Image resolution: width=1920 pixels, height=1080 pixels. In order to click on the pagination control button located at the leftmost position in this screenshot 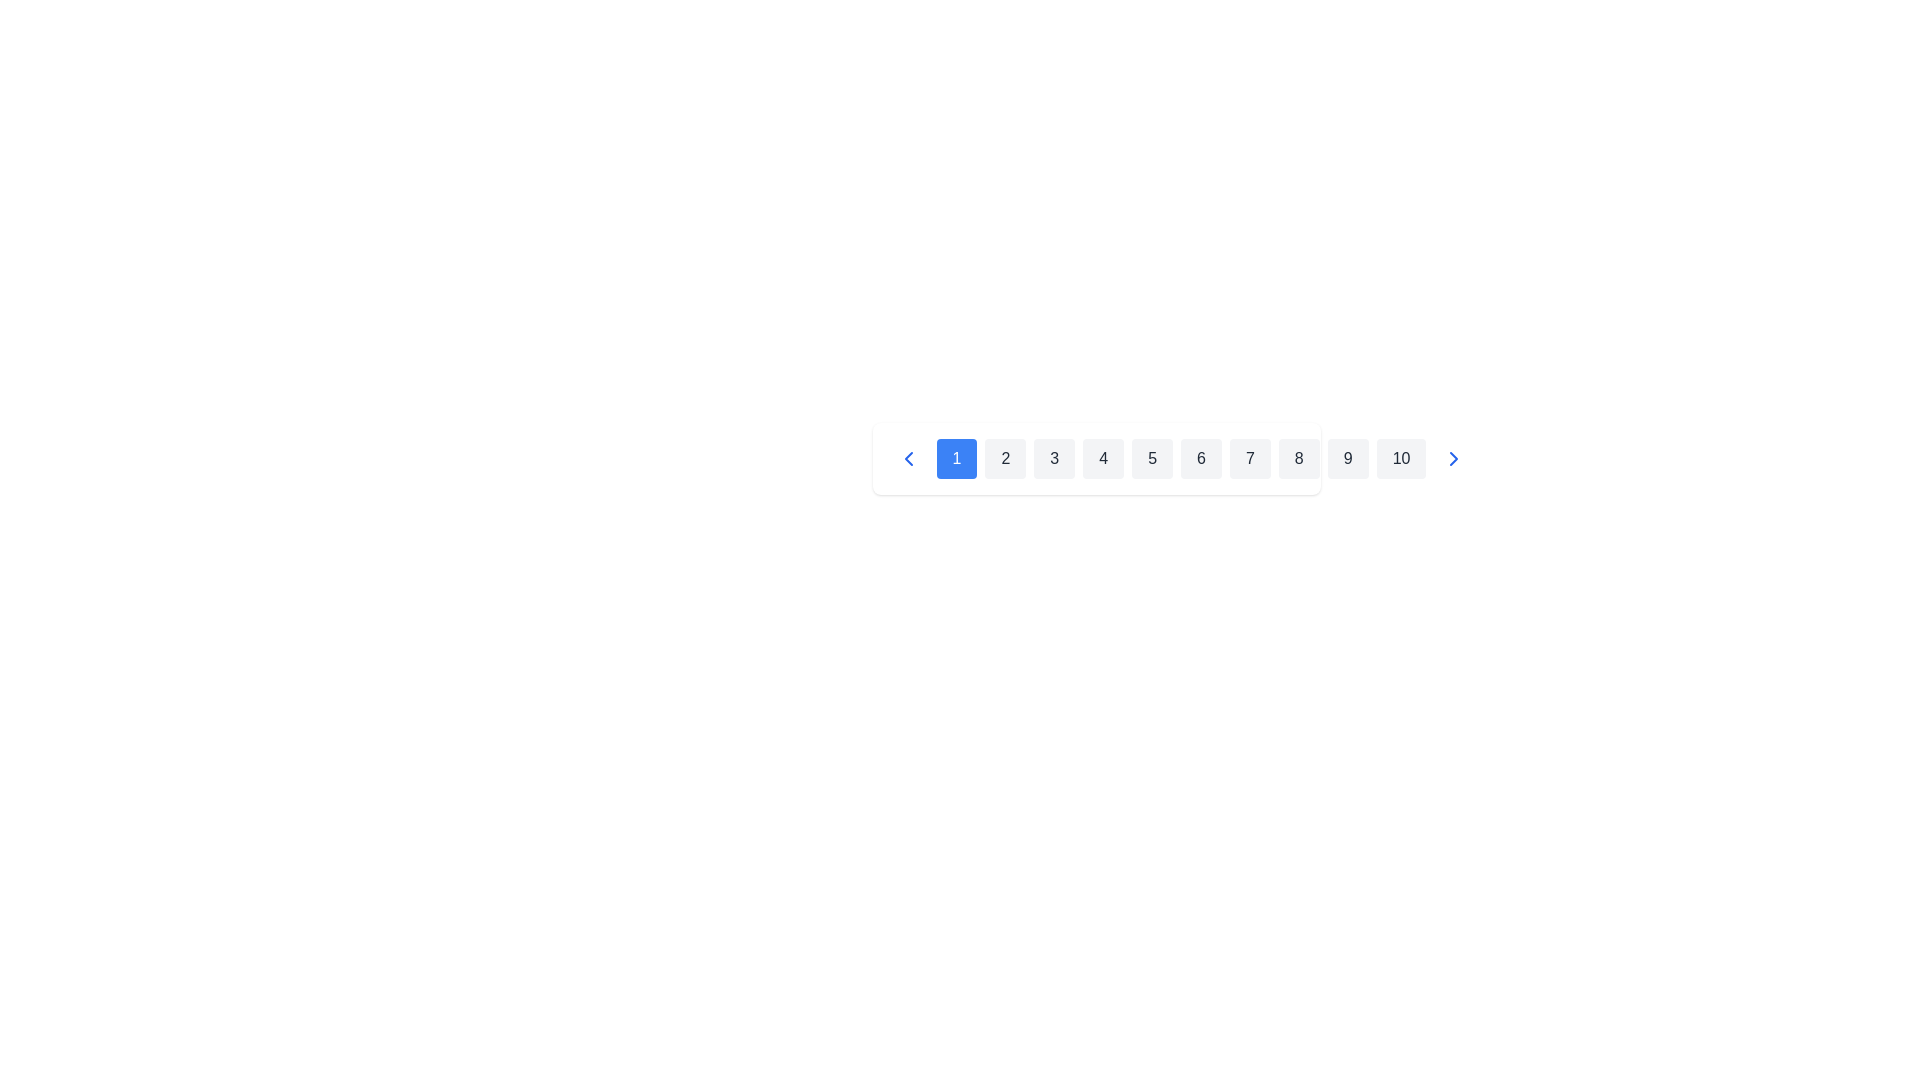, I will do `click(907, 459)`.